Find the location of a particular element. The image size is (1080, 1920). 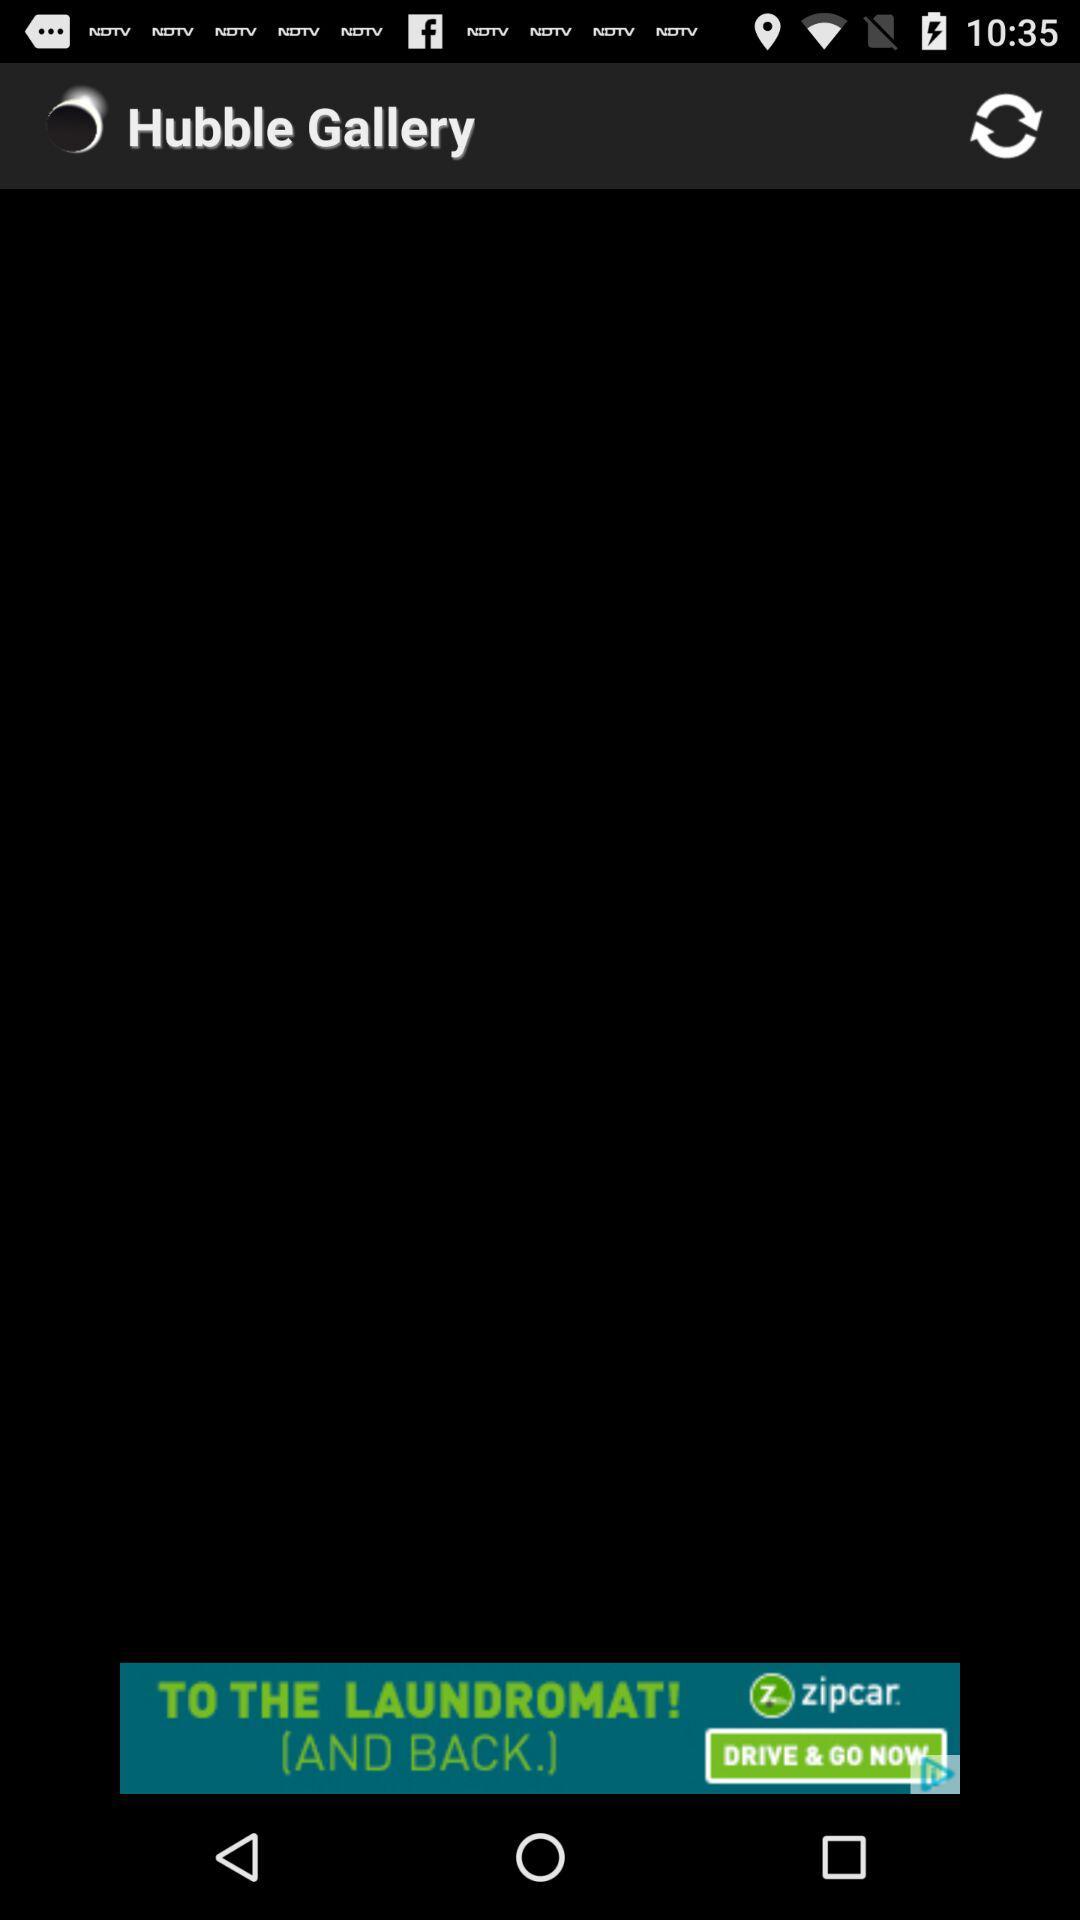

share the article is located at coordinates (540, 1727).